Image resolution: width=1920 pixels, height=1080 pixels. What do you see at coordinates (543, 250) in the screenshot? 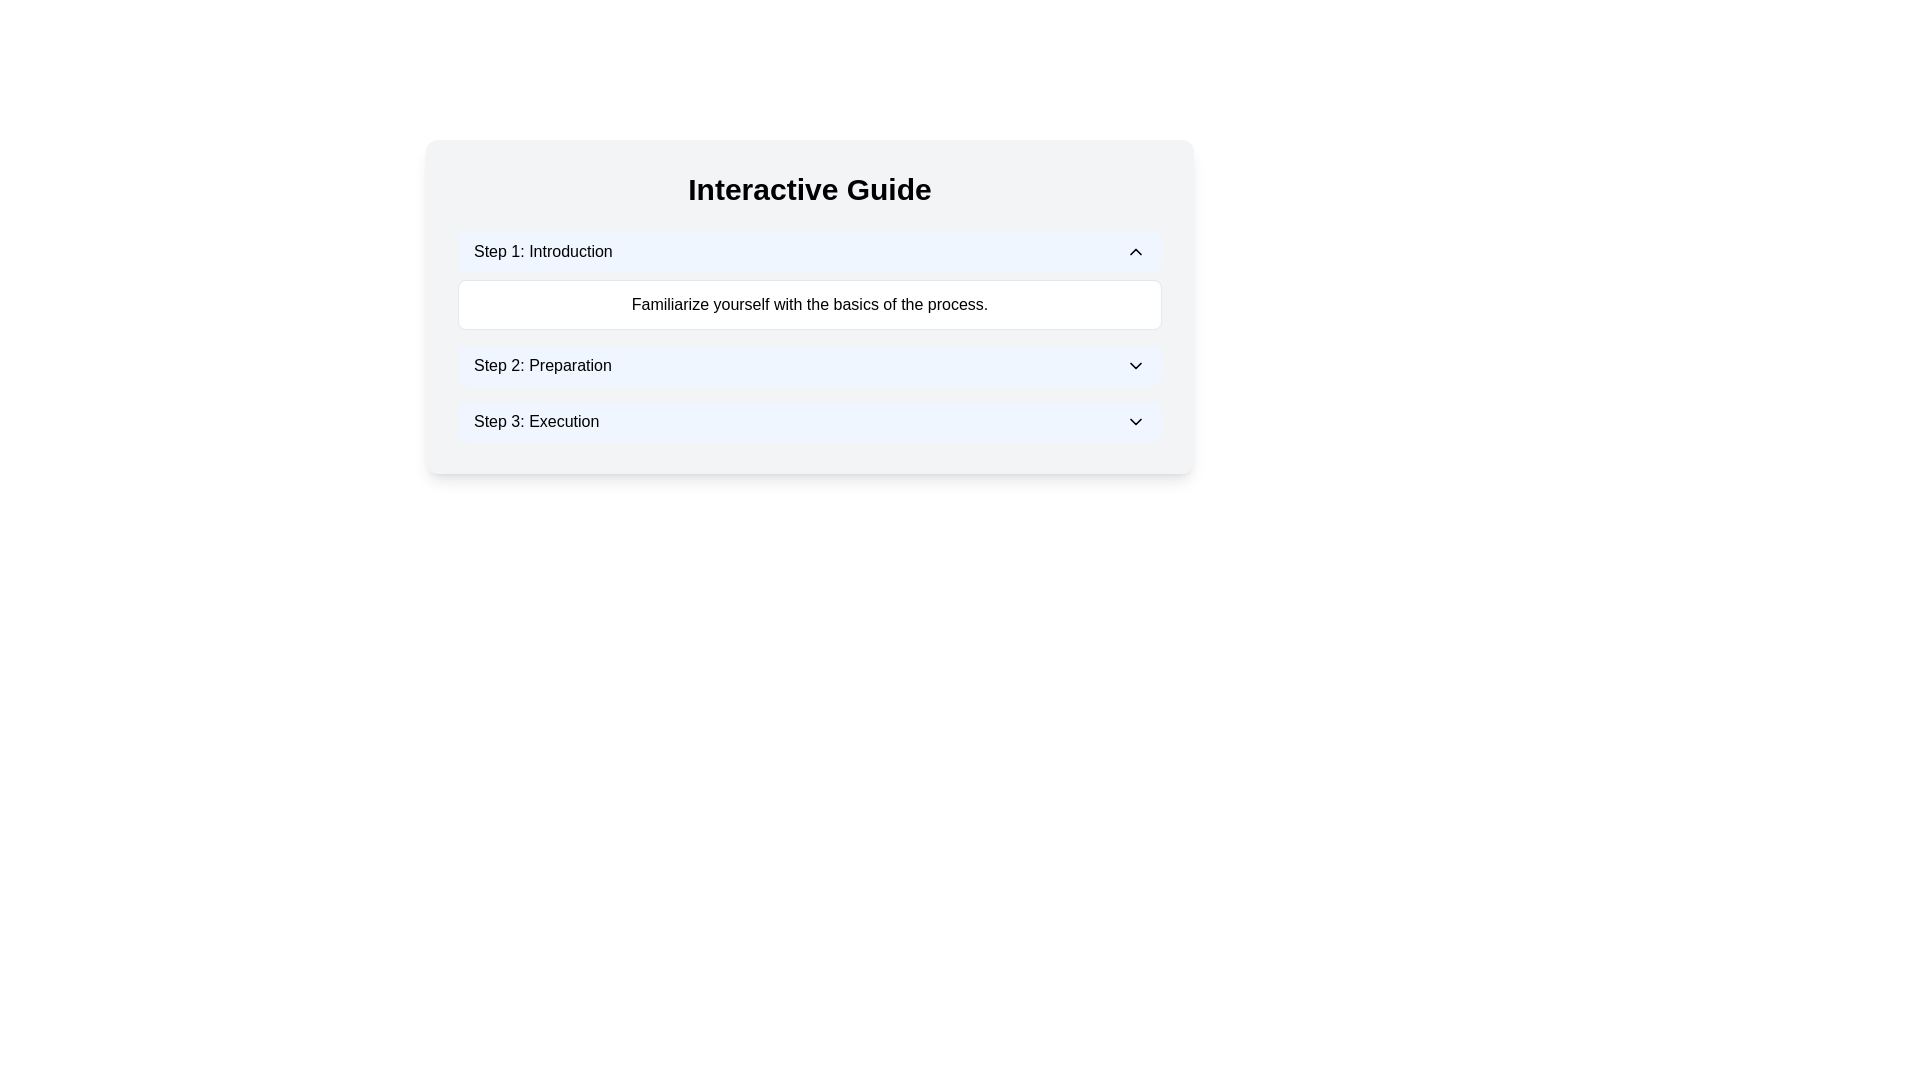
I see `the text label or heading for the first step in the guide, which is positioned at the top of the vertical step list below the title 'Interactive Guide'` at bounding box center [543, 250].